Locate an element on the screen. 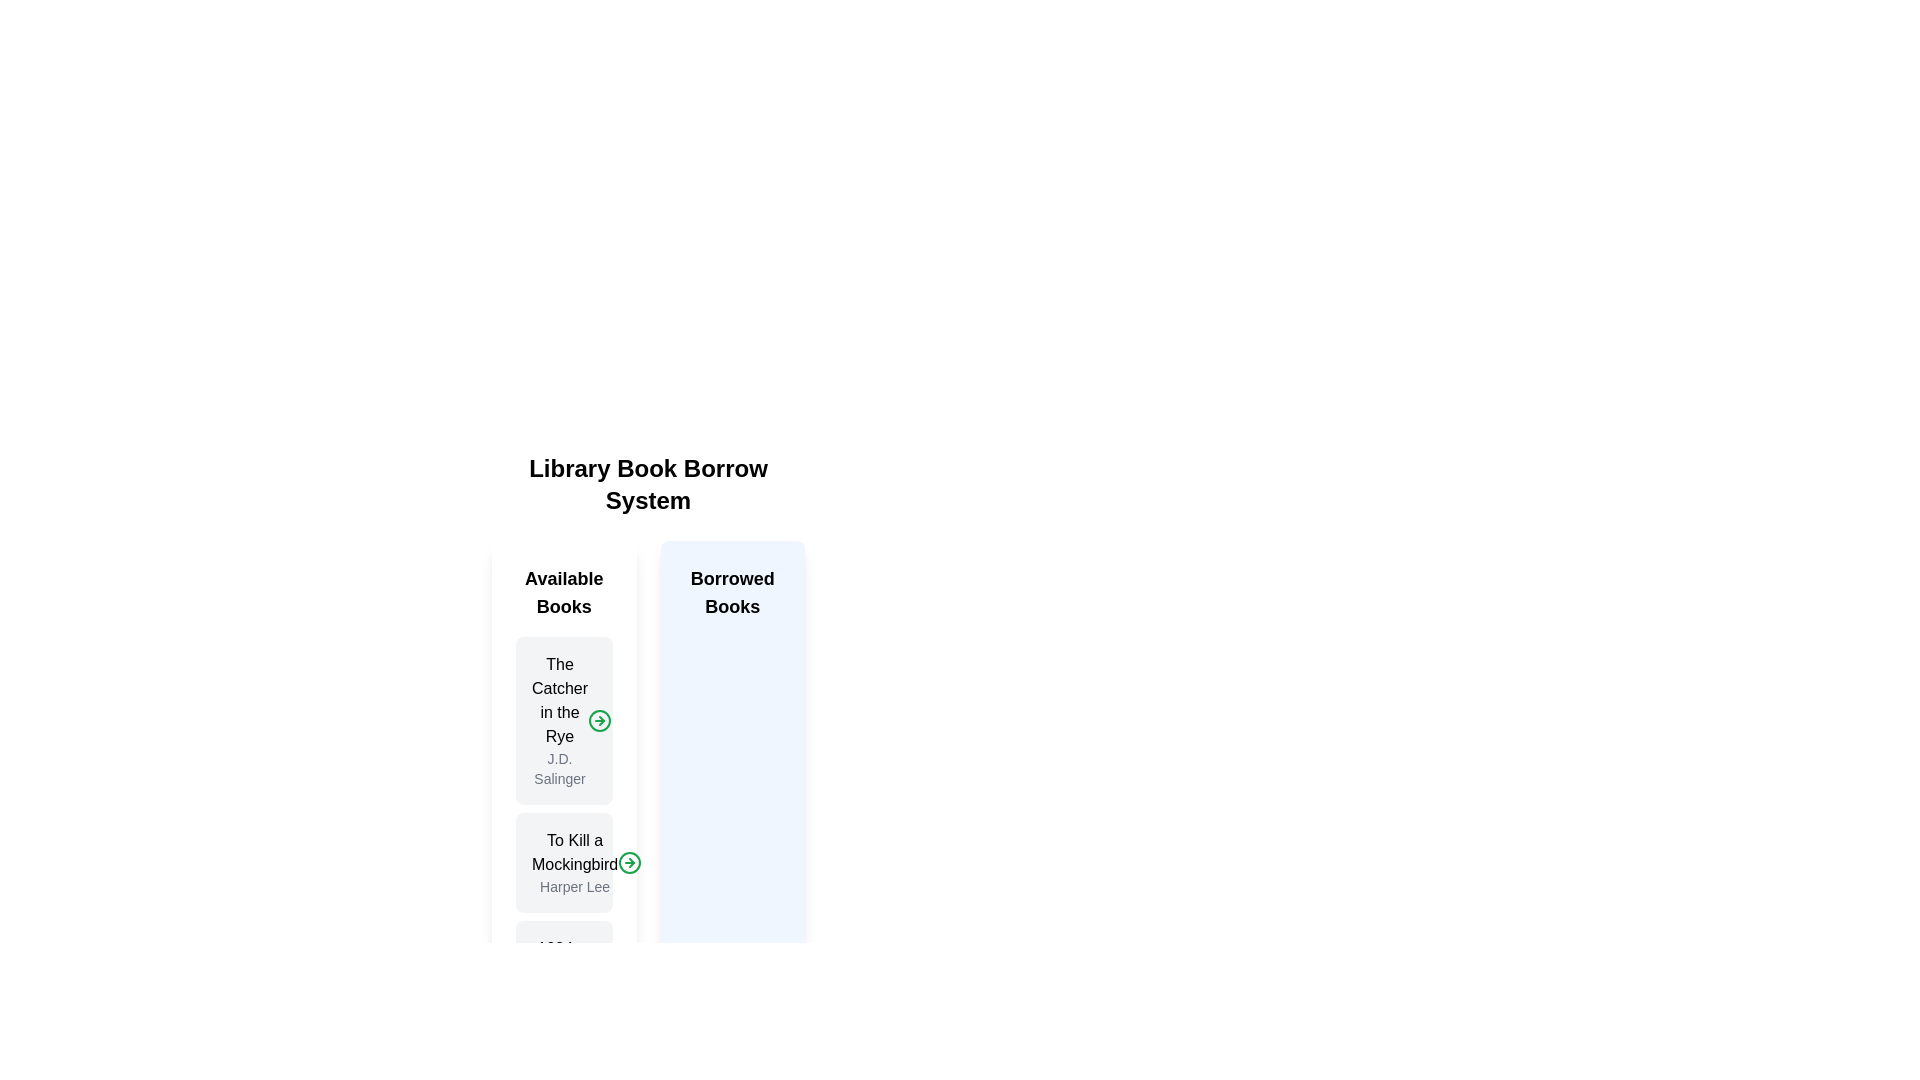 The width and height of the screenshot is (1920, 1080). the button to borrow 'The Catcher in the Rye' from the 'Available Books' section is located at coordinates (599, 721).